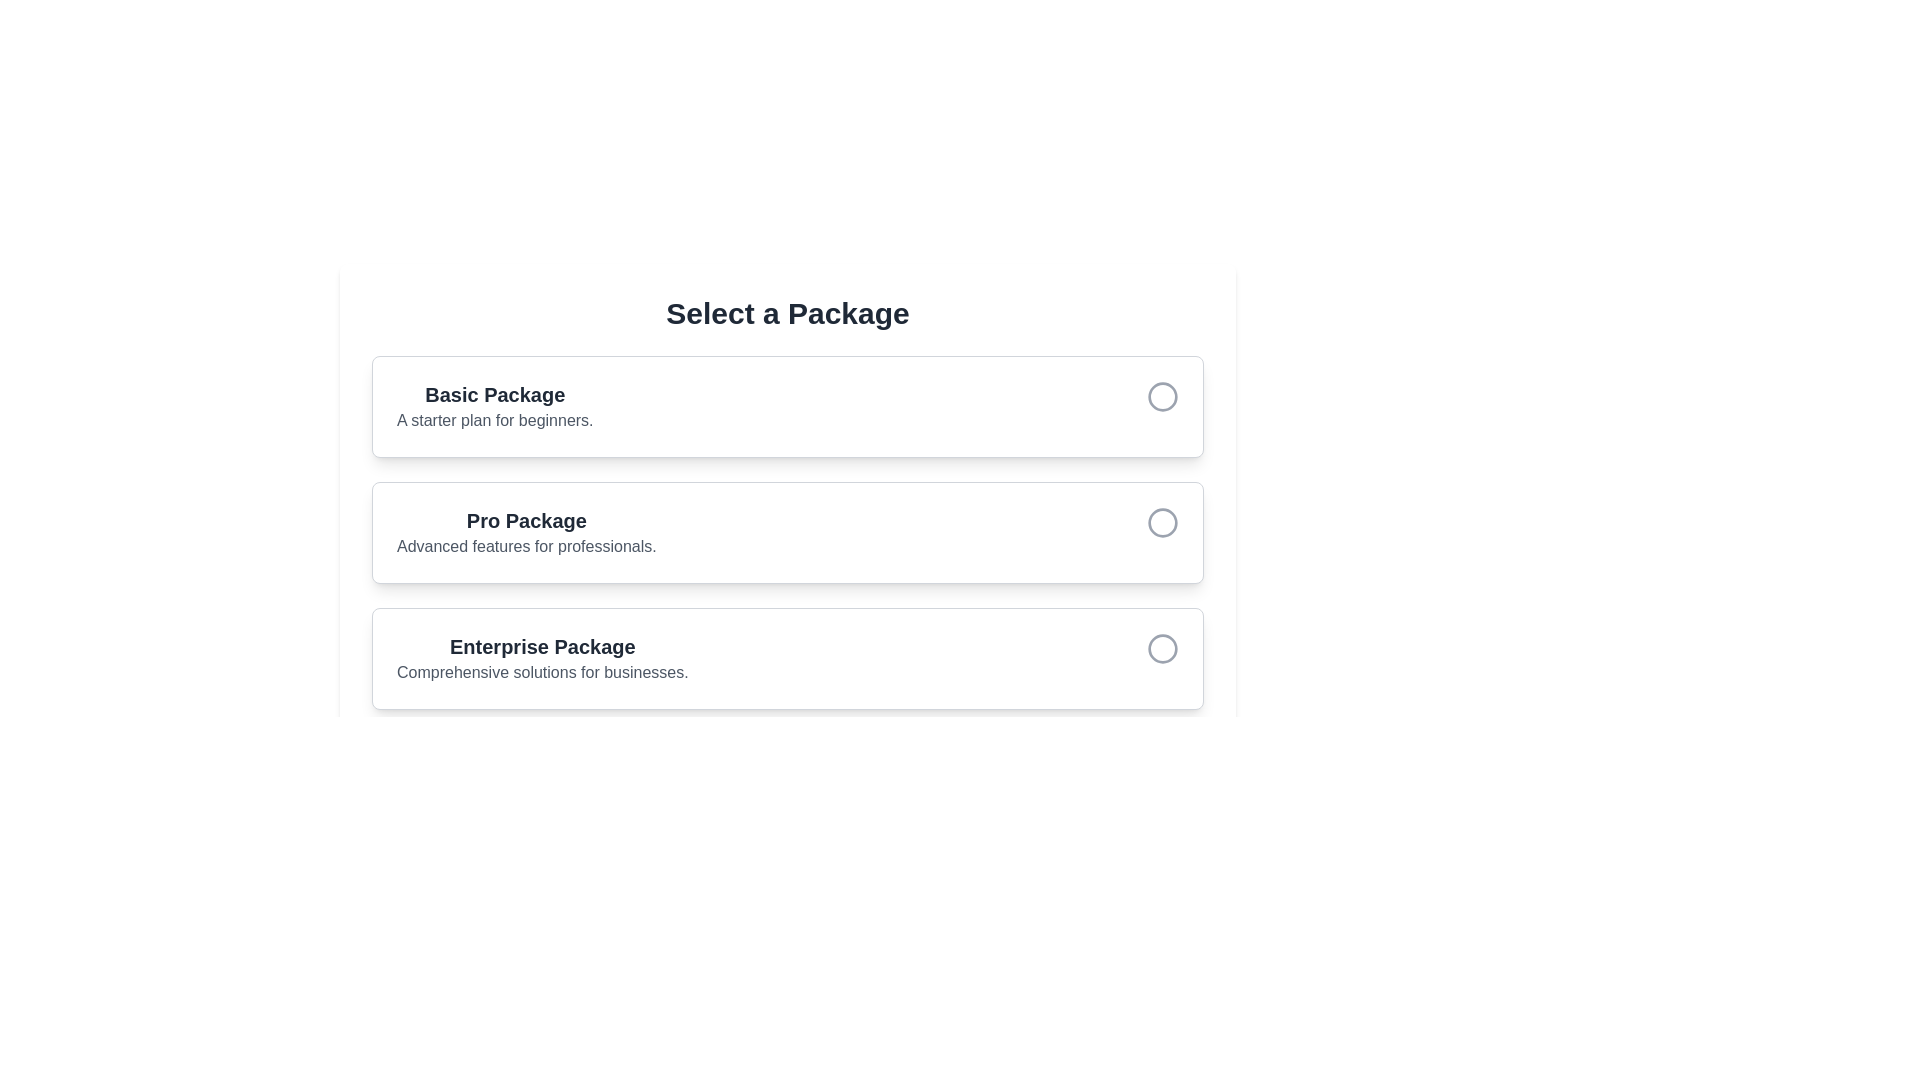 This screenshot has width=1920, height=1080. I want to click on the text 'Advanced features for professionals.' which is styled with a gray font color and located below the header 'Pro Package', so click(526, 547).